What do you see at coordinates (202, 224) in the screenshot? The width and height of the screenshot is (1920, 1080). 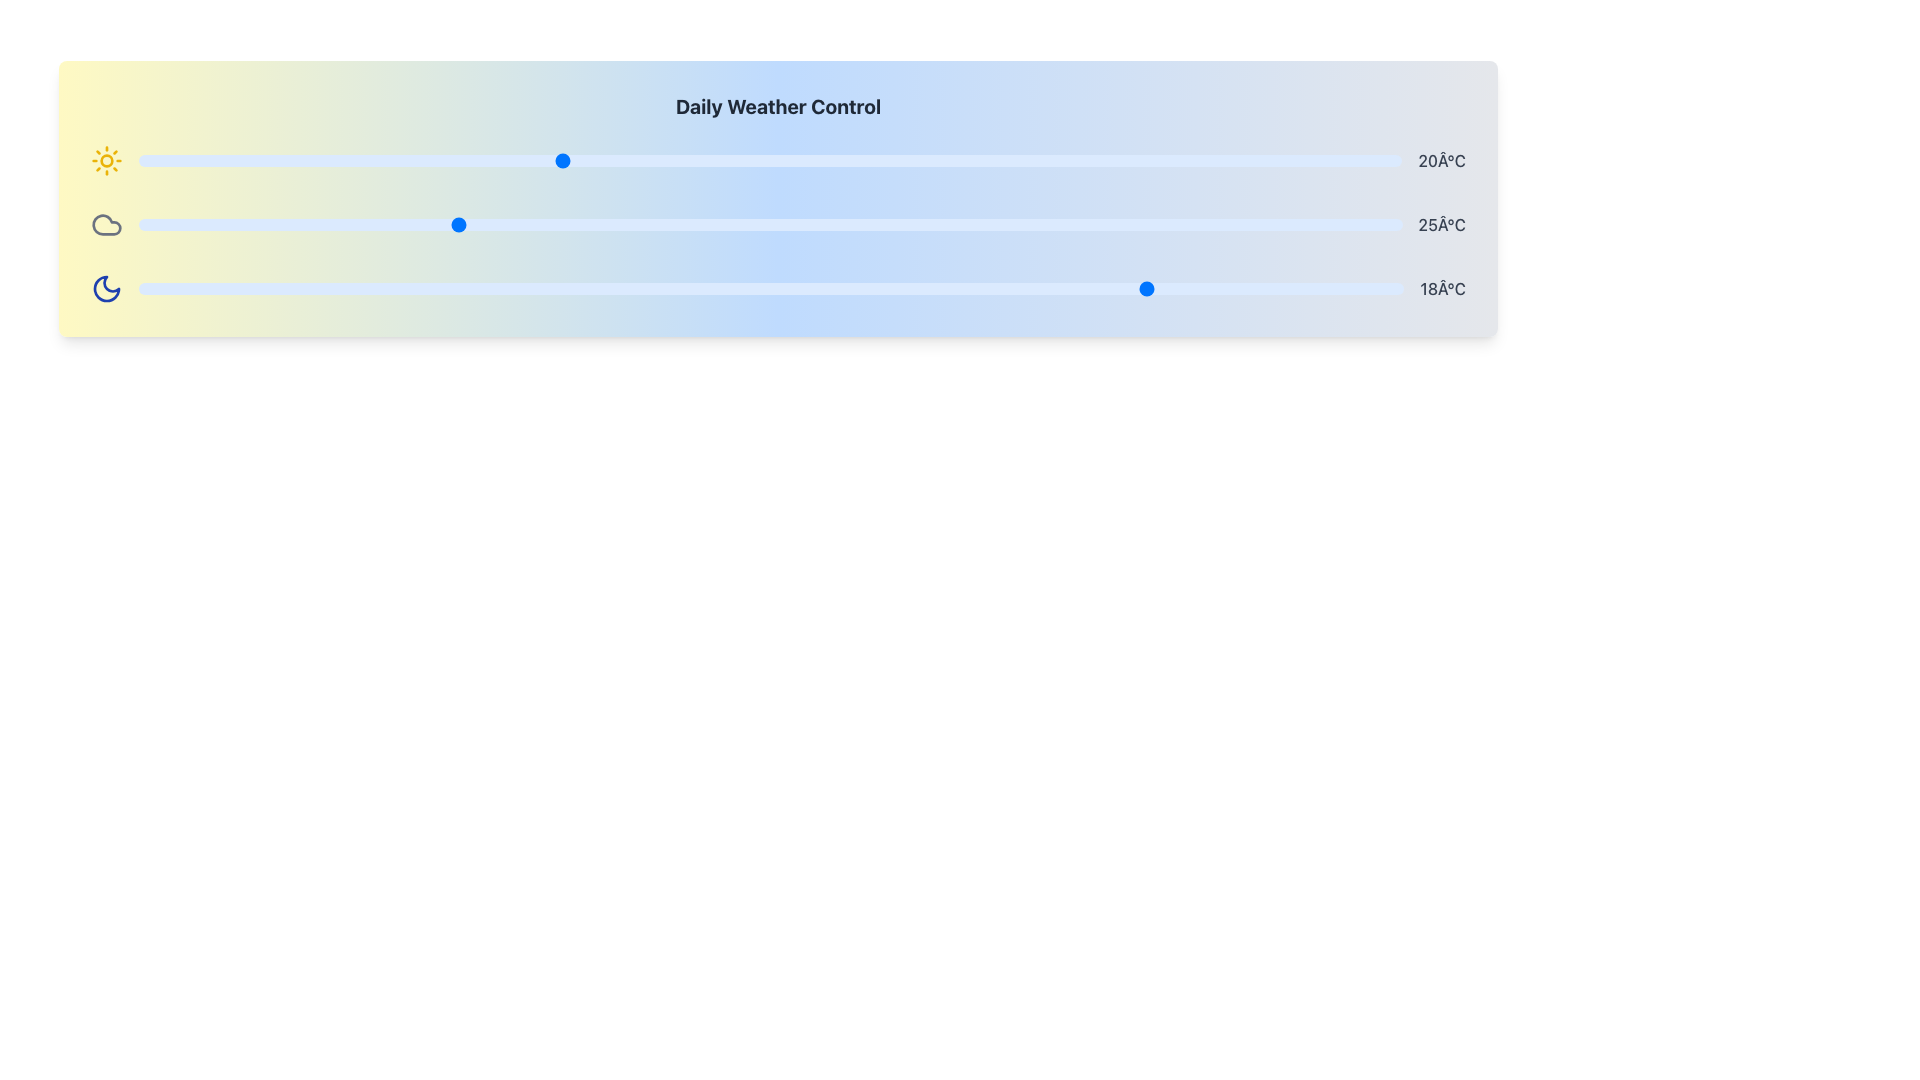 I see `the temperature` at bounding box center [202, 224].